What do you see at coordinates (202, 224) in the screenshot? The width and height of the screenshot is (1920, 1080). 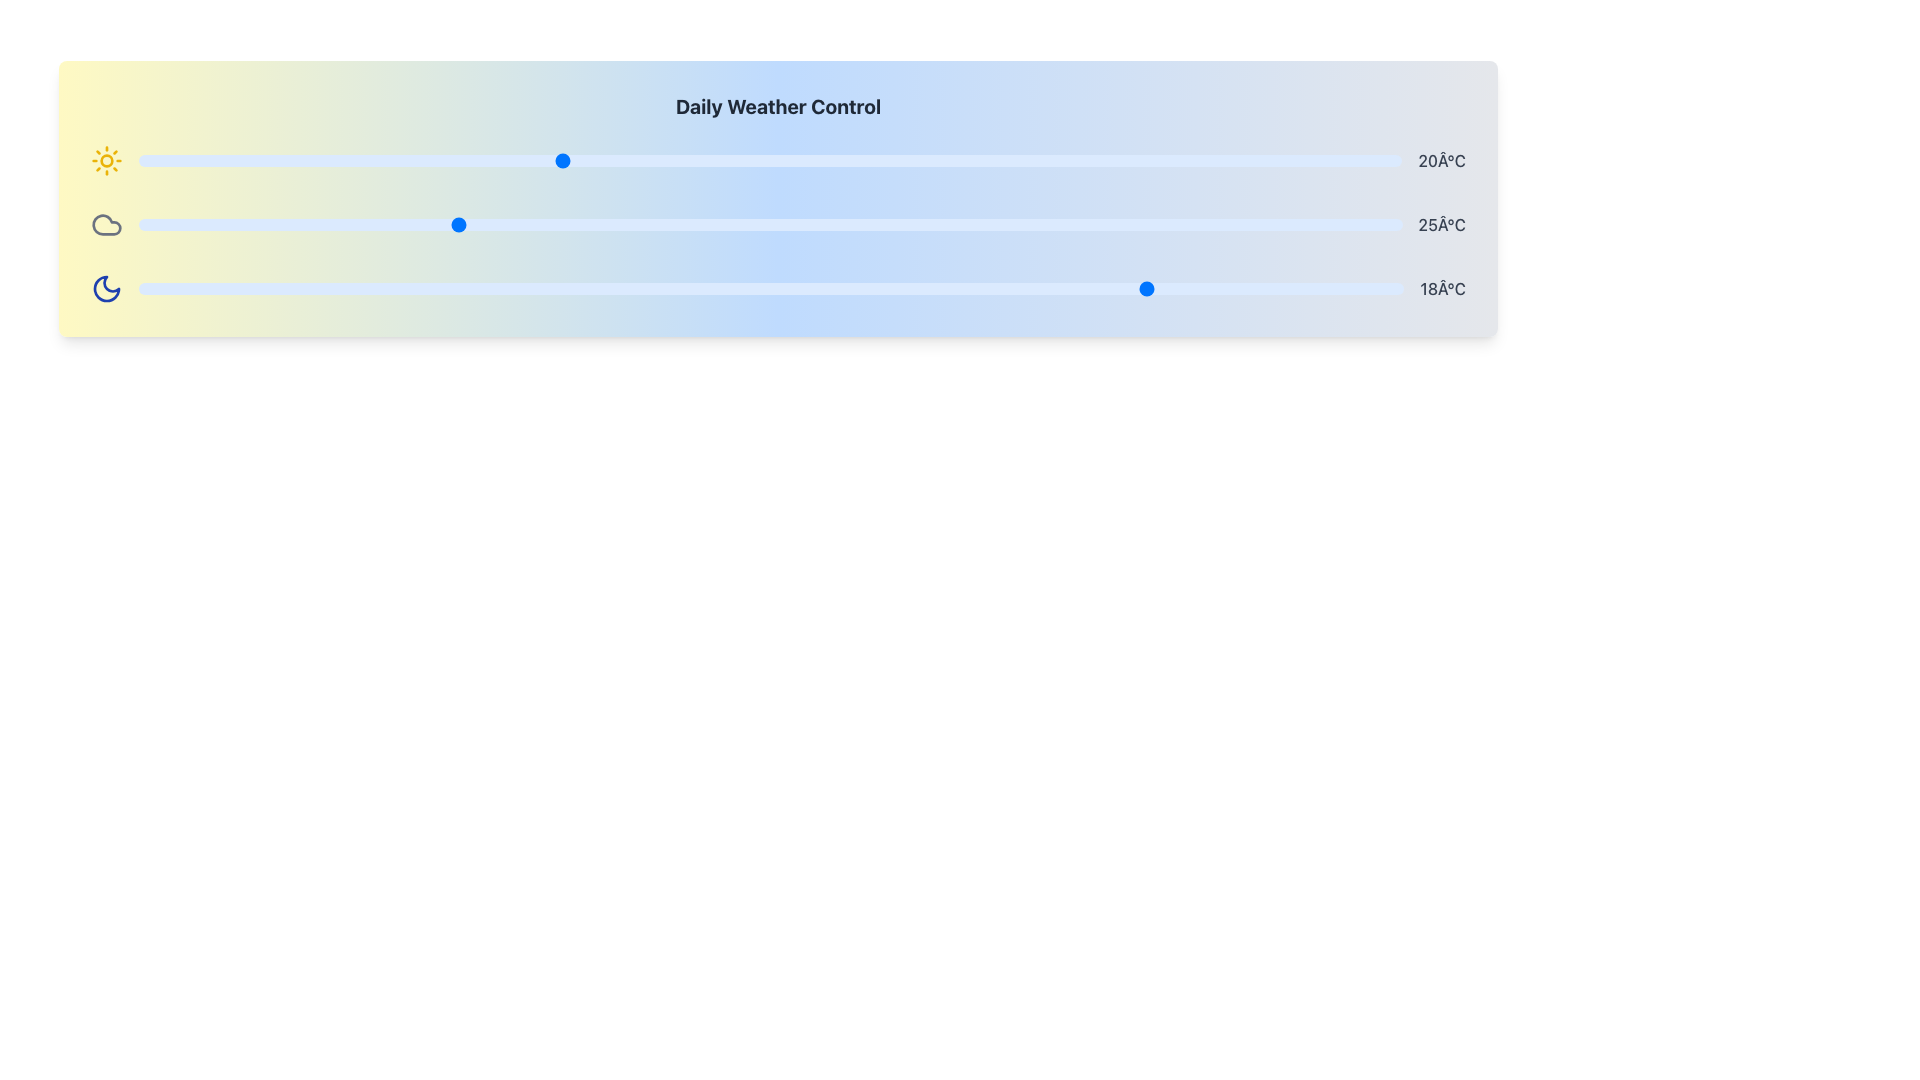 I see `the temperature` at bounding box center [202, 224].